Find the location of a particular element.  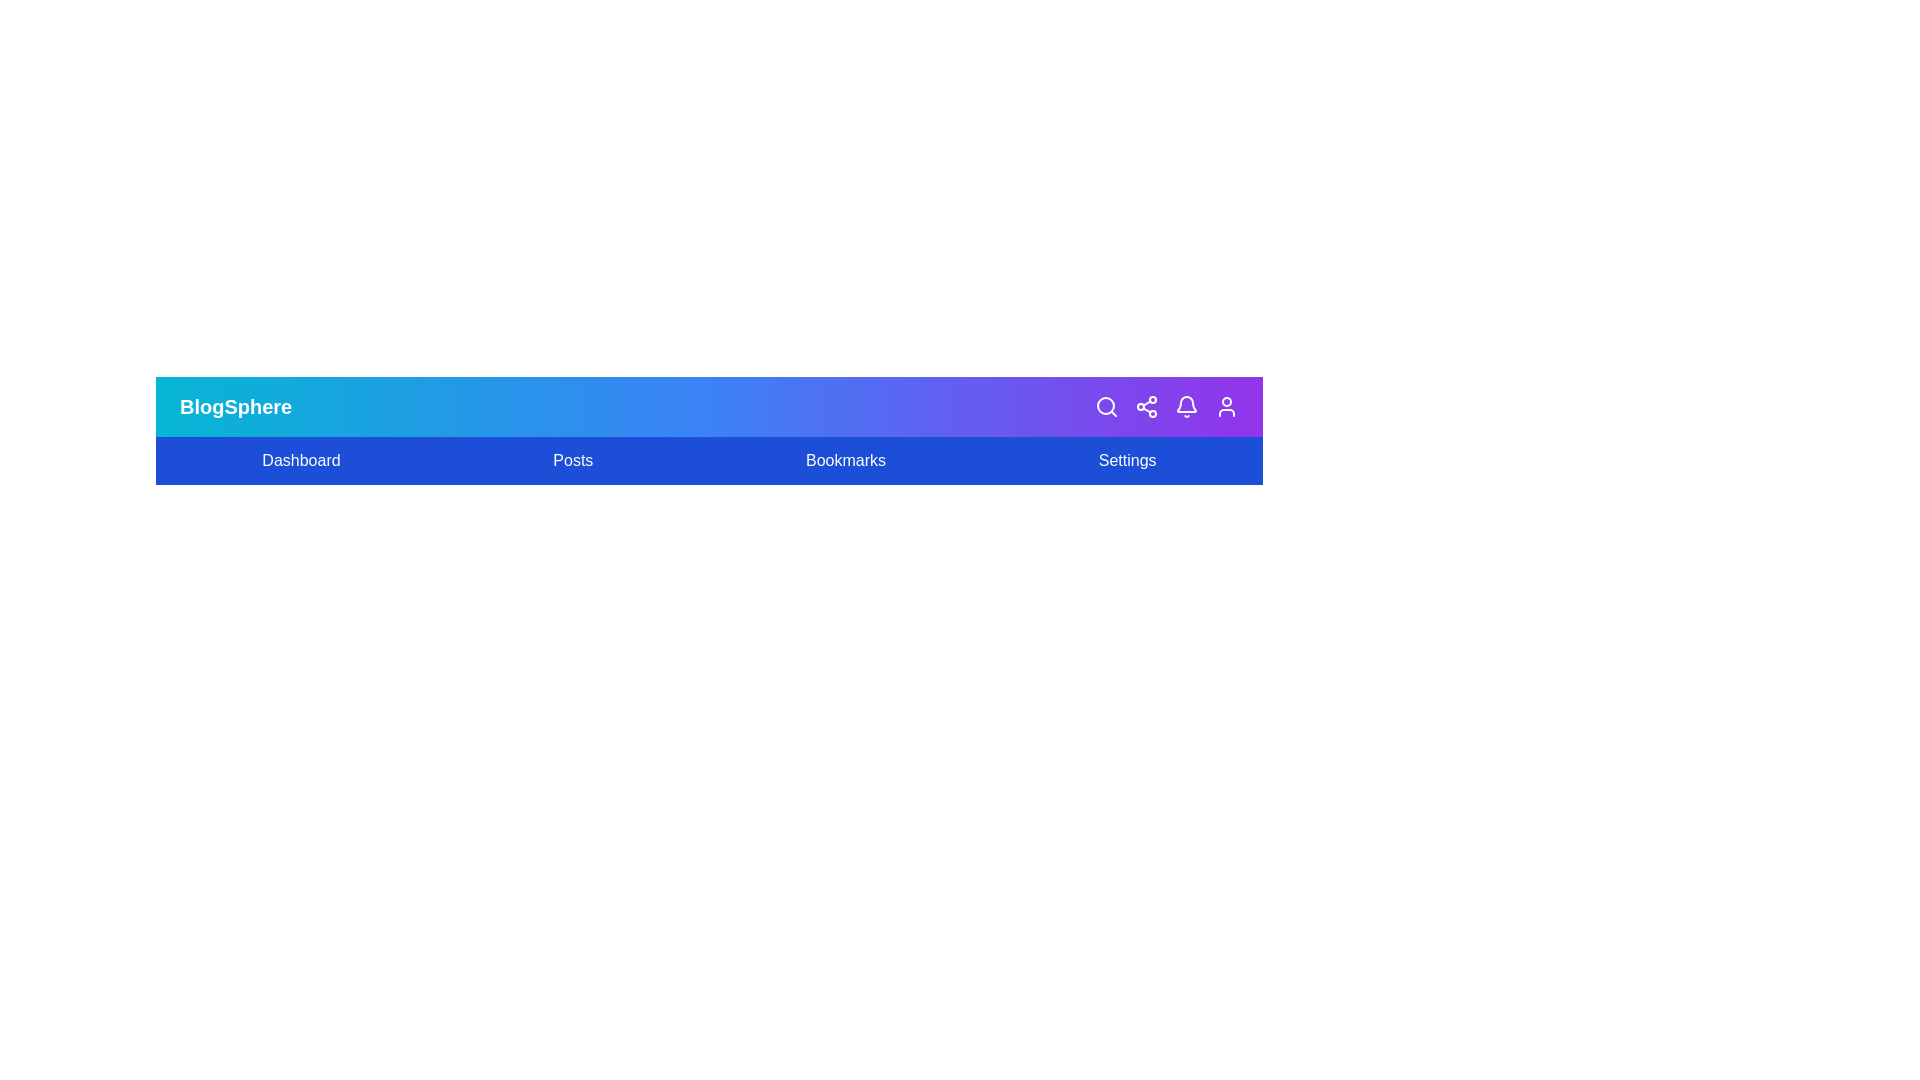

the notification bell icon to view notifications is located at coordinates (1186, 406).